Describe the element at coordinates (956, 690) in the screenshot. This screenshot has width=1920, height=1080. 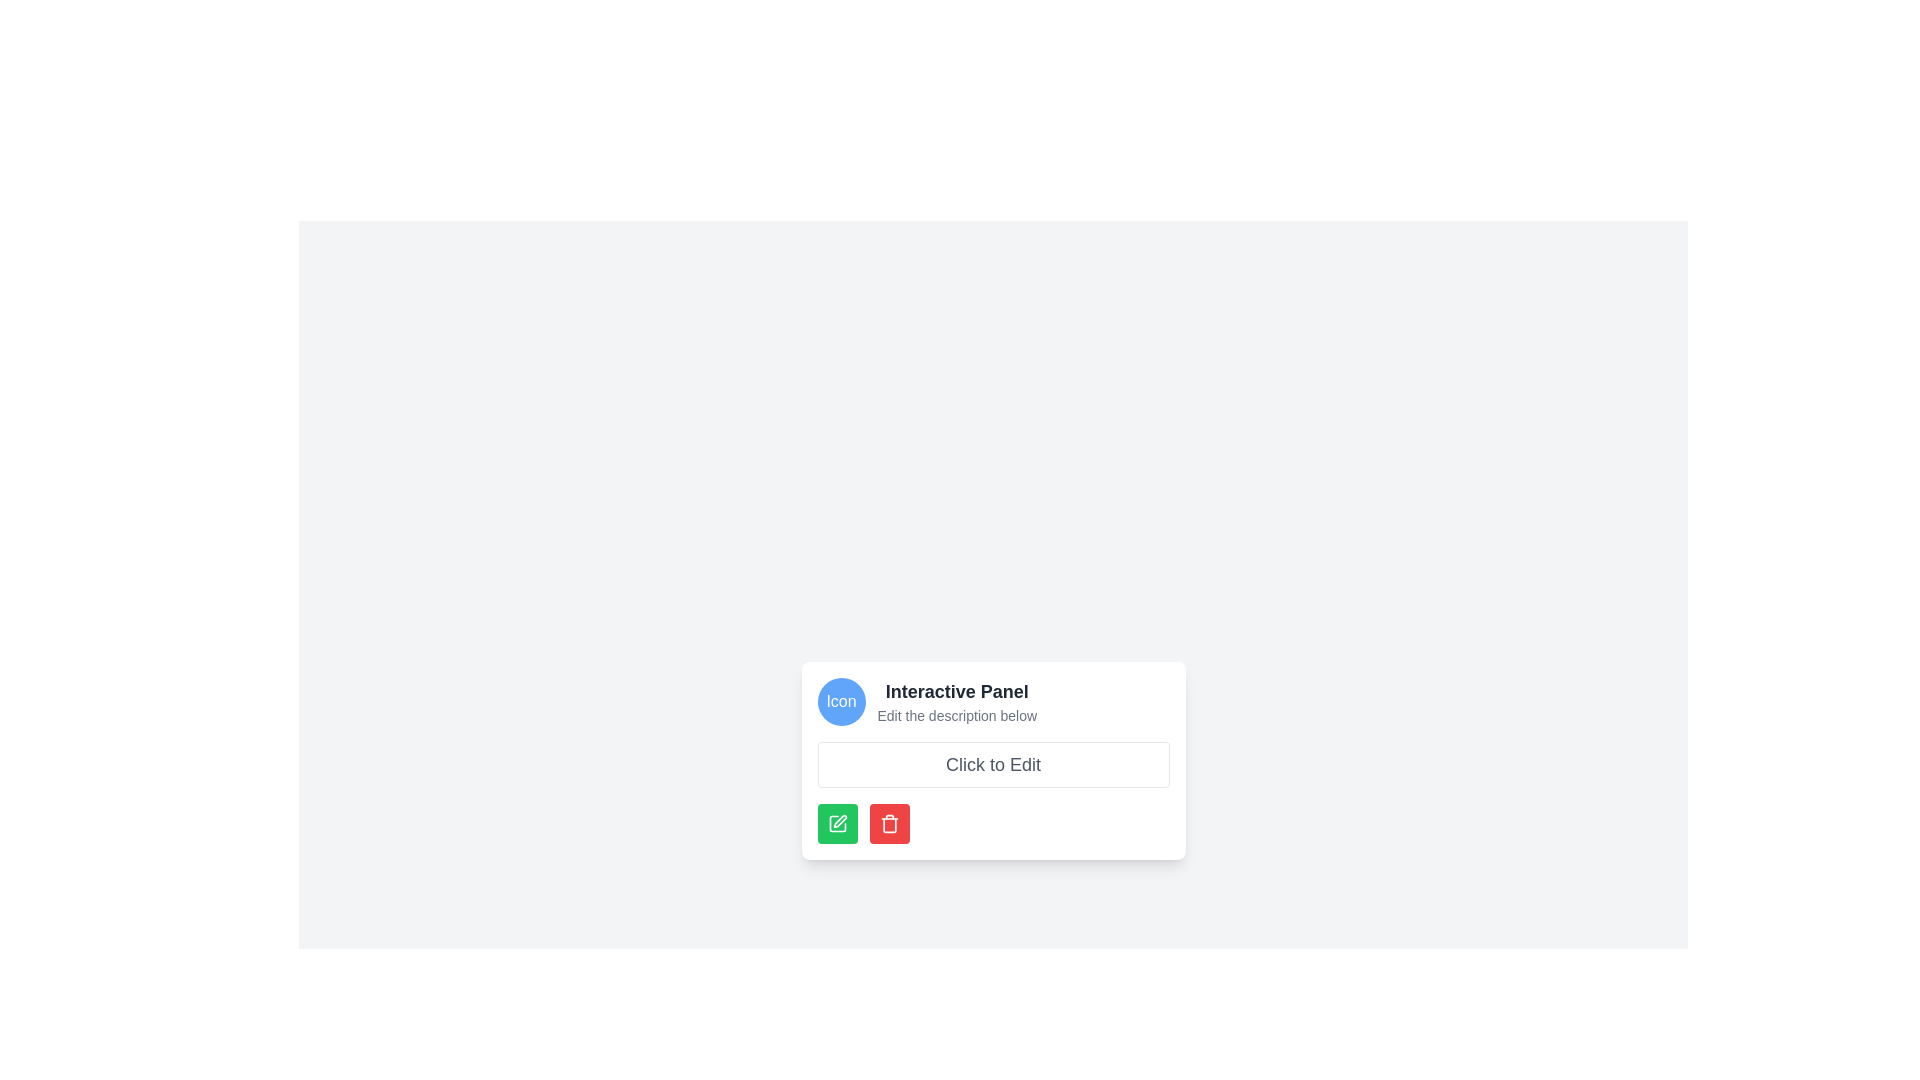
I see `the 'Interactive Panel' label displayed in bold and large dark gray text, which is located at the top-center area of a card-like component` at that location.